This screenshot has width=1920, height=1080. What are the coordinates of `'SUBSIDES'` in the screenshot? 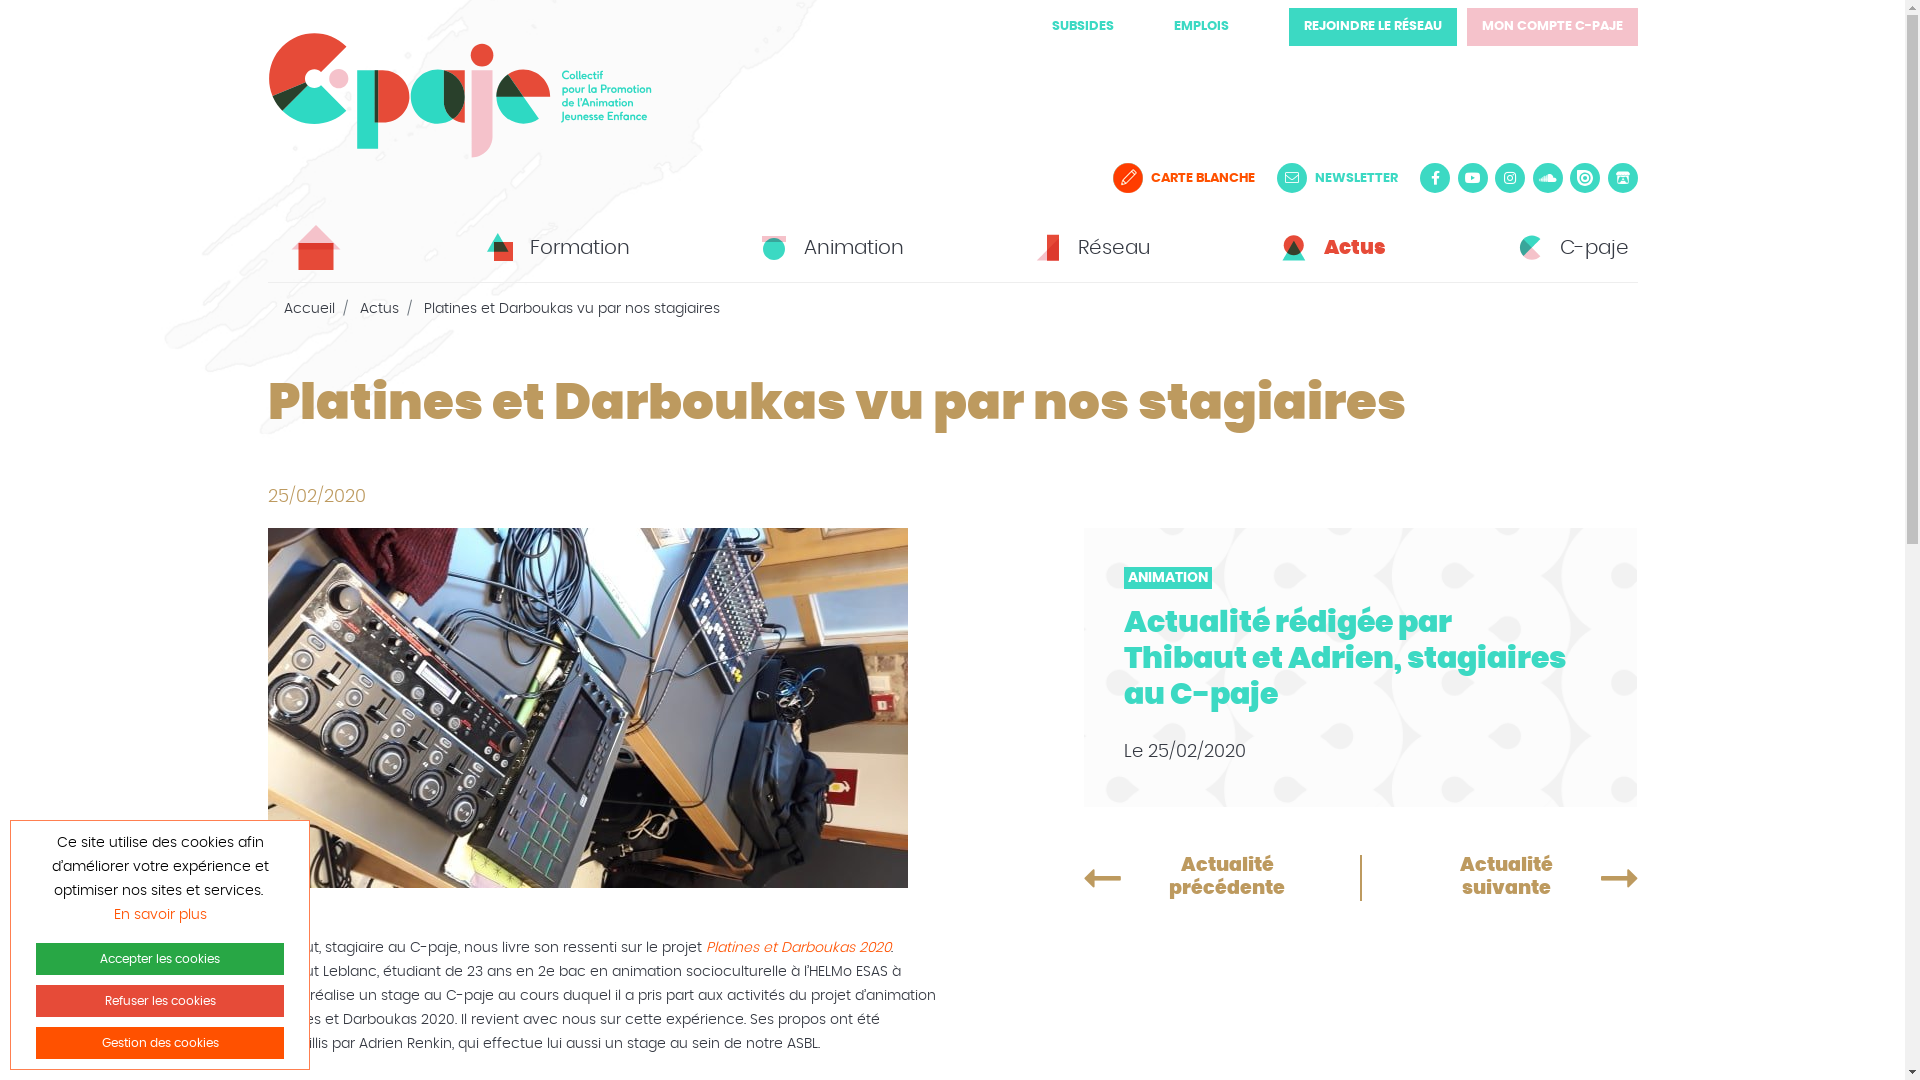 It's located at (1082, 26).